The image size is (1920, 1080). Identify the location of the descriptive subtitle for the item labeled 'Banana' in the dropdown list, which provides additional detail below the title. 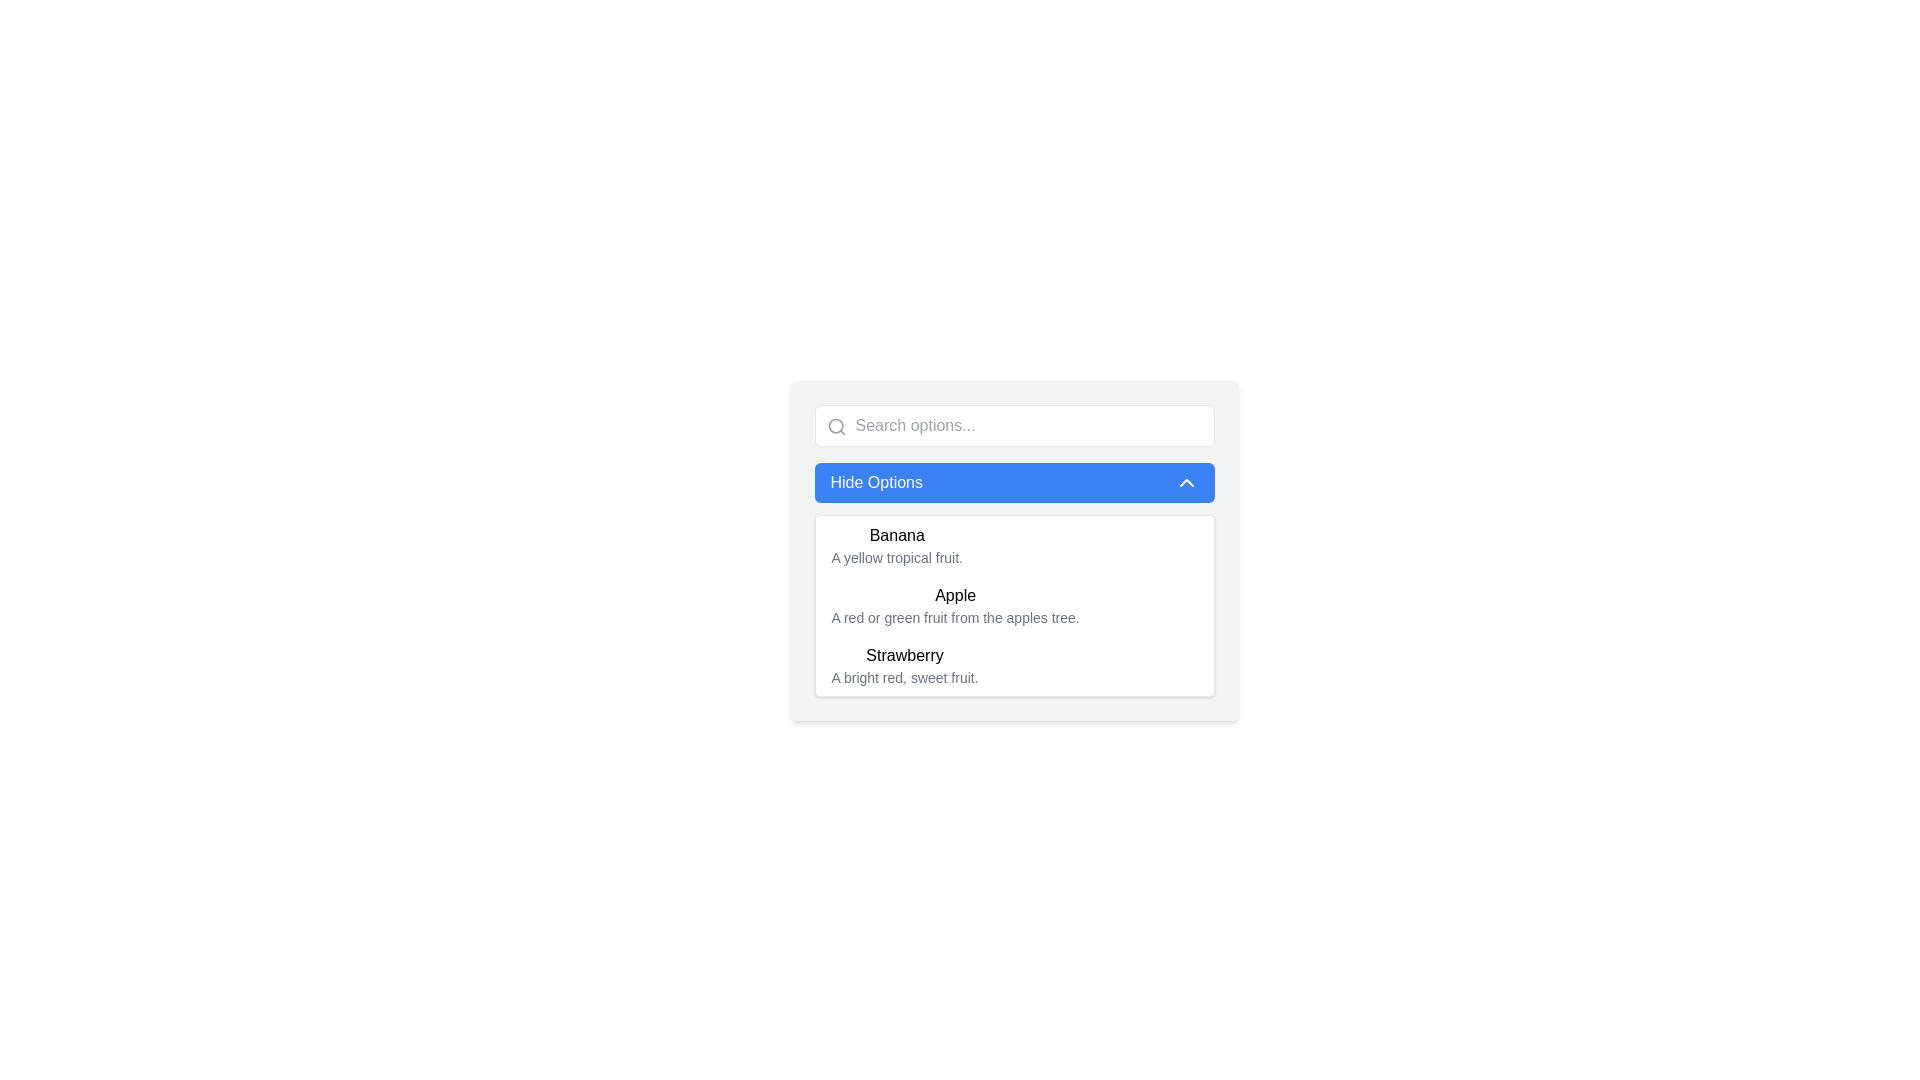
(896, 558).